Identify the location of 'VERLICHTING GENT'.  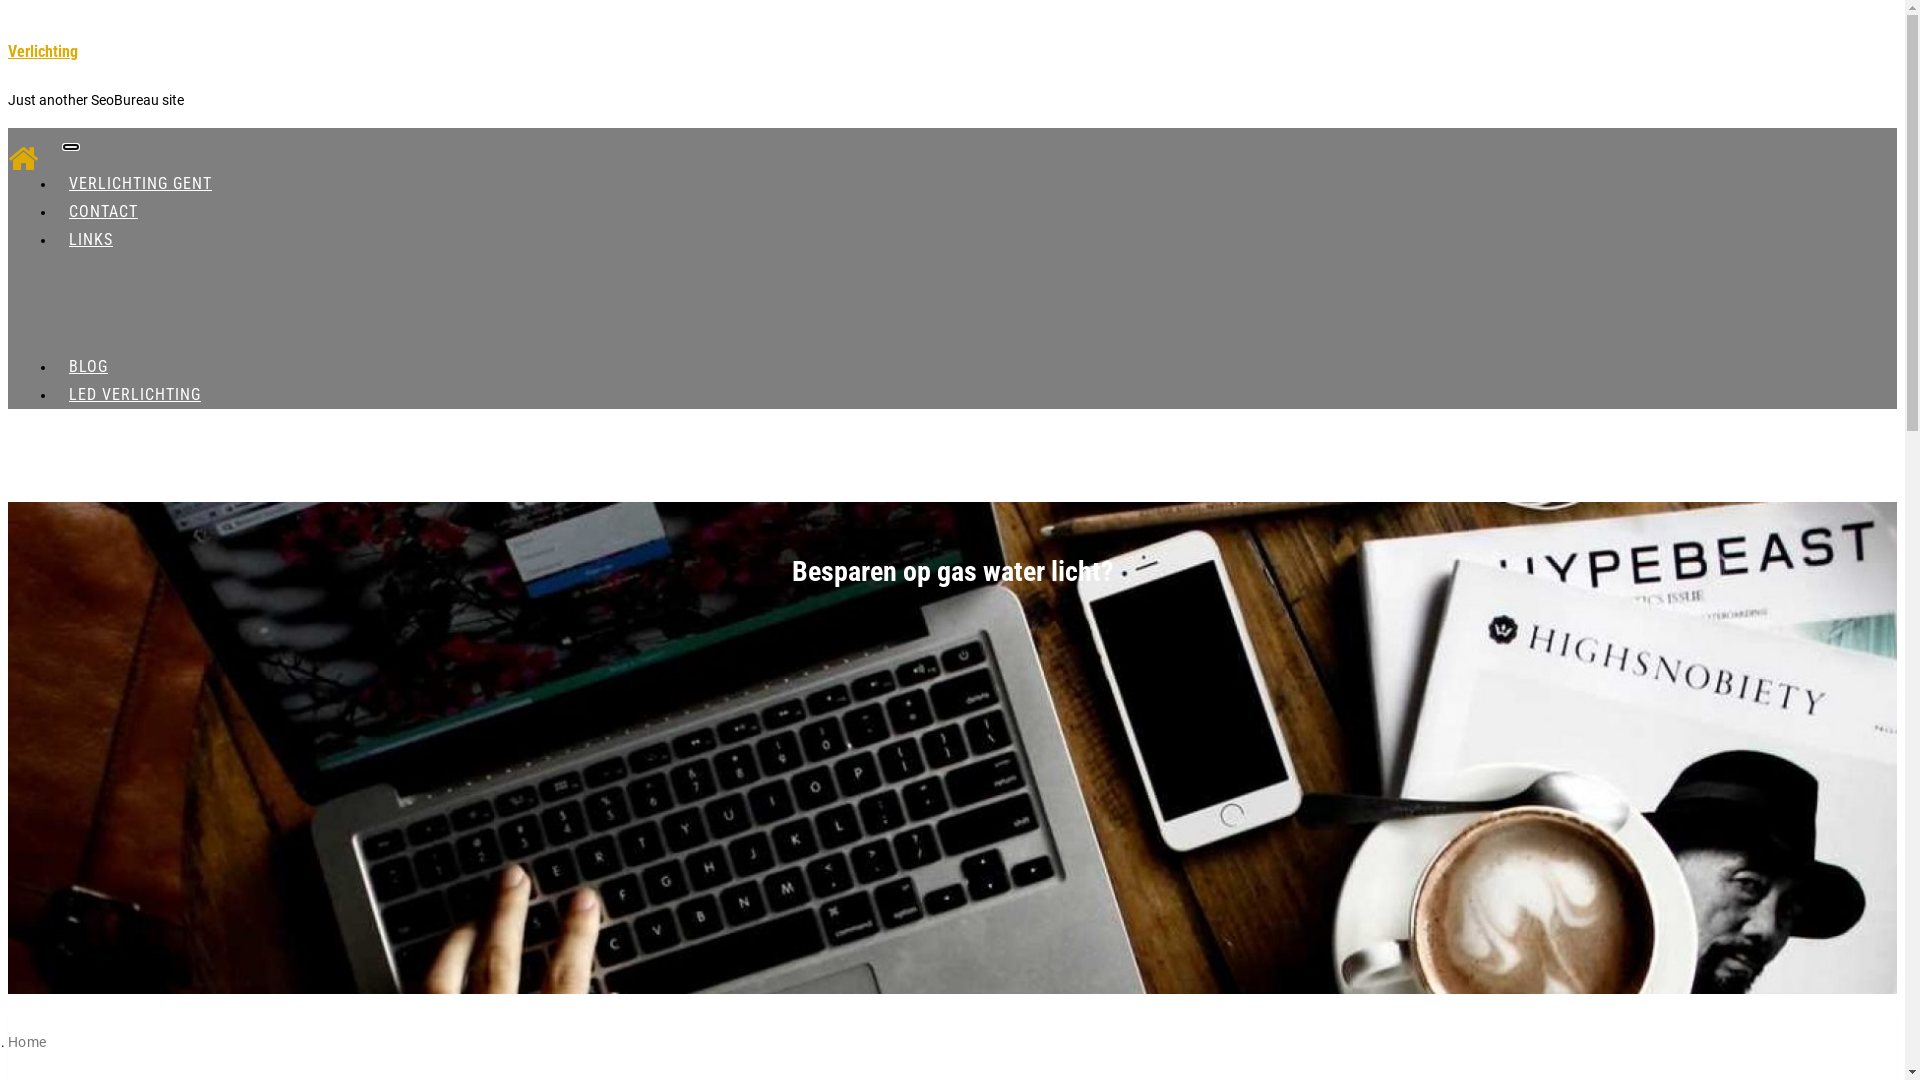
(139, 183).